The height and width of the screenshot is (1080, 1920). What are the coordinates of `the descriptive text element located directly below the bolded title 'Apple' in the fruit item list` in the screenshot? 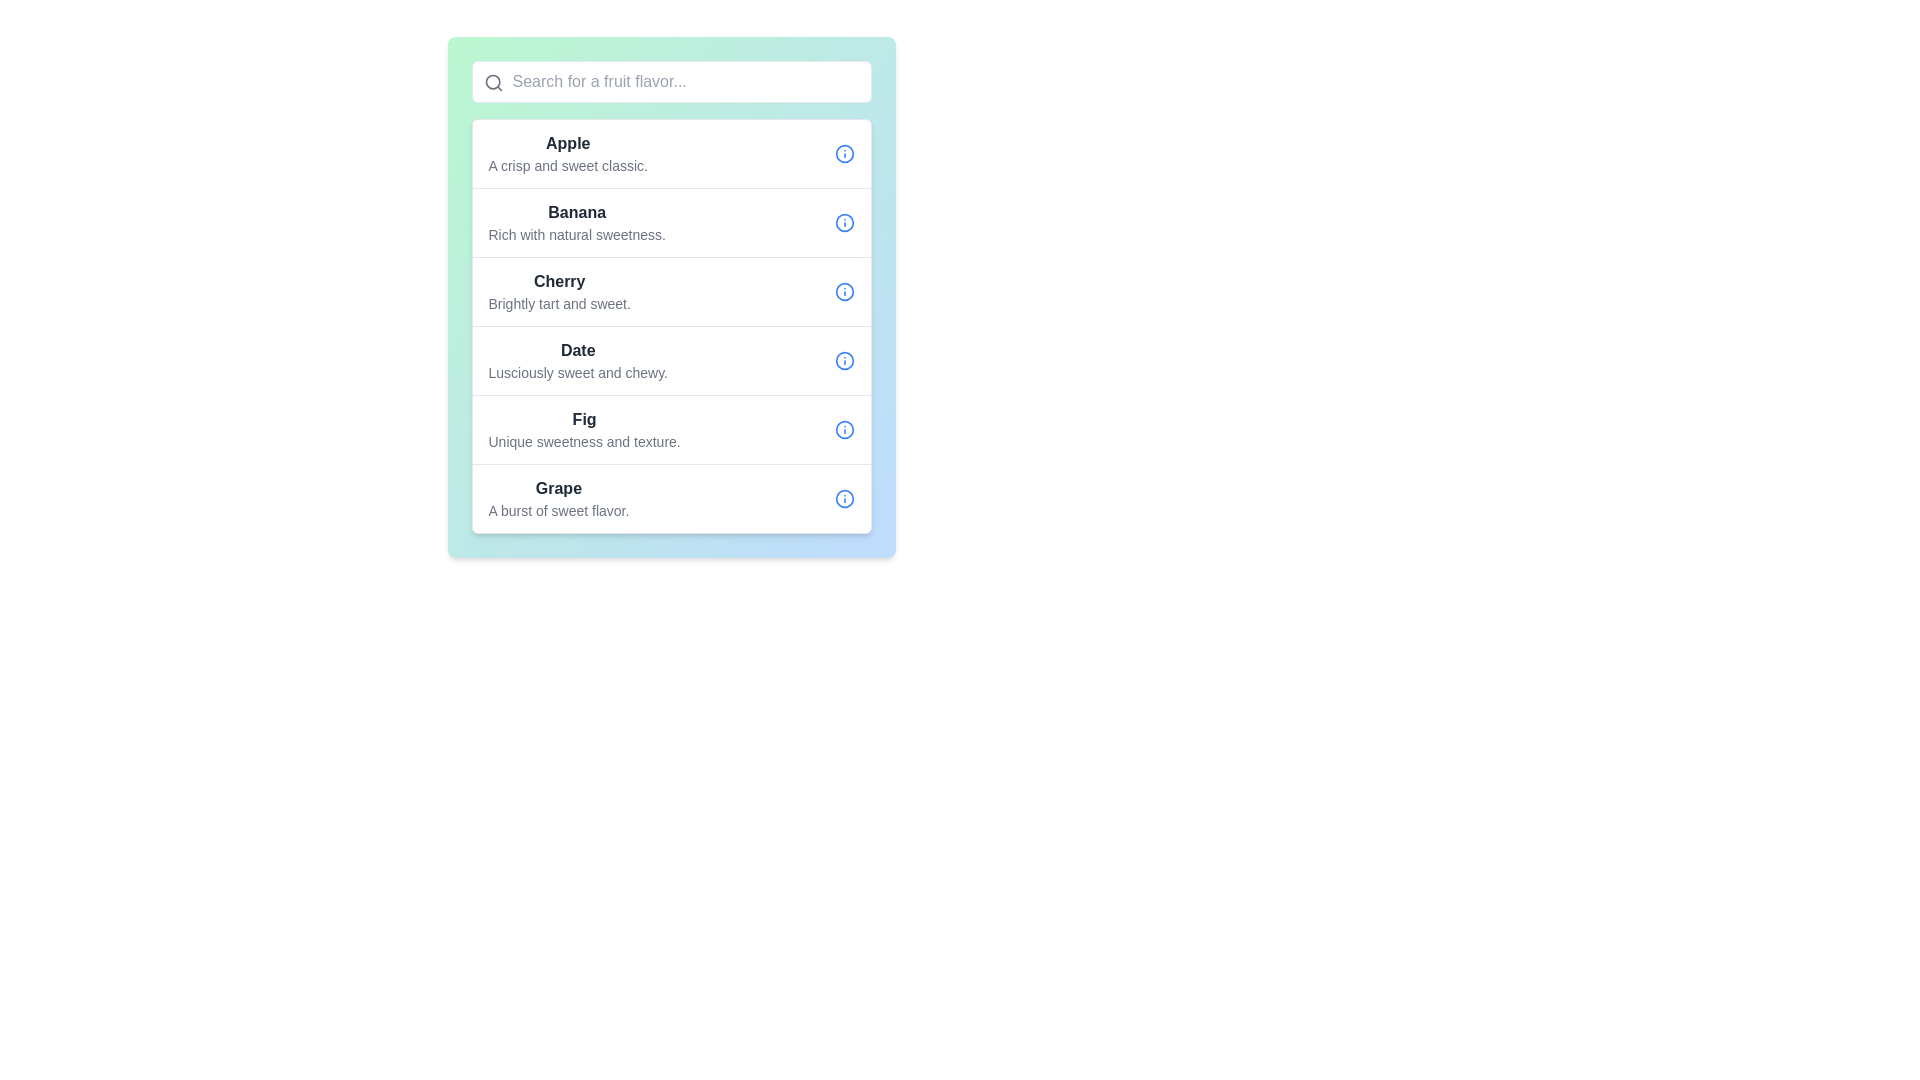 It's located at (567, 164).